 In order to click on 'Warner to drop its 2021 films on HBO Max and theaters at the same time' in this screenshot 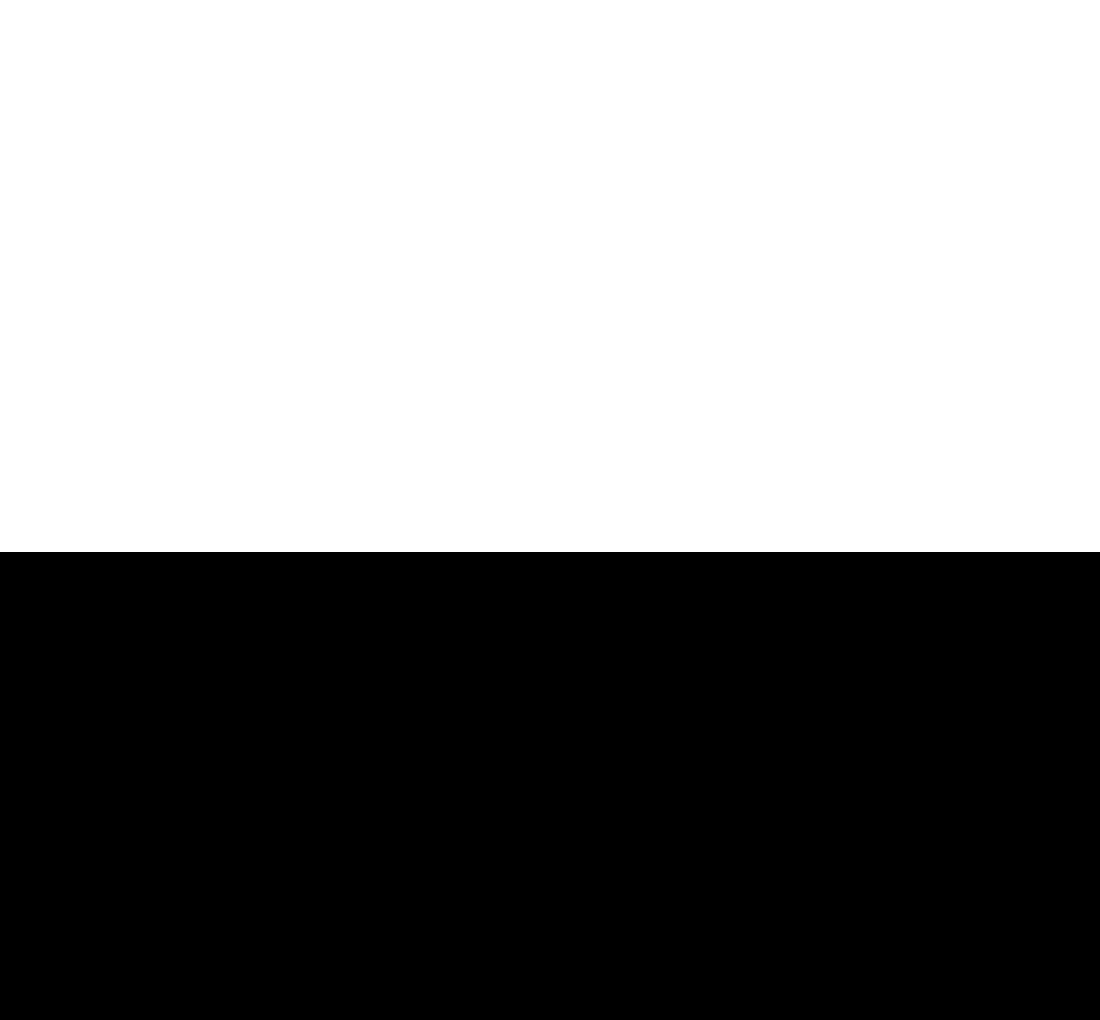, I will do `click(934, 55)`.